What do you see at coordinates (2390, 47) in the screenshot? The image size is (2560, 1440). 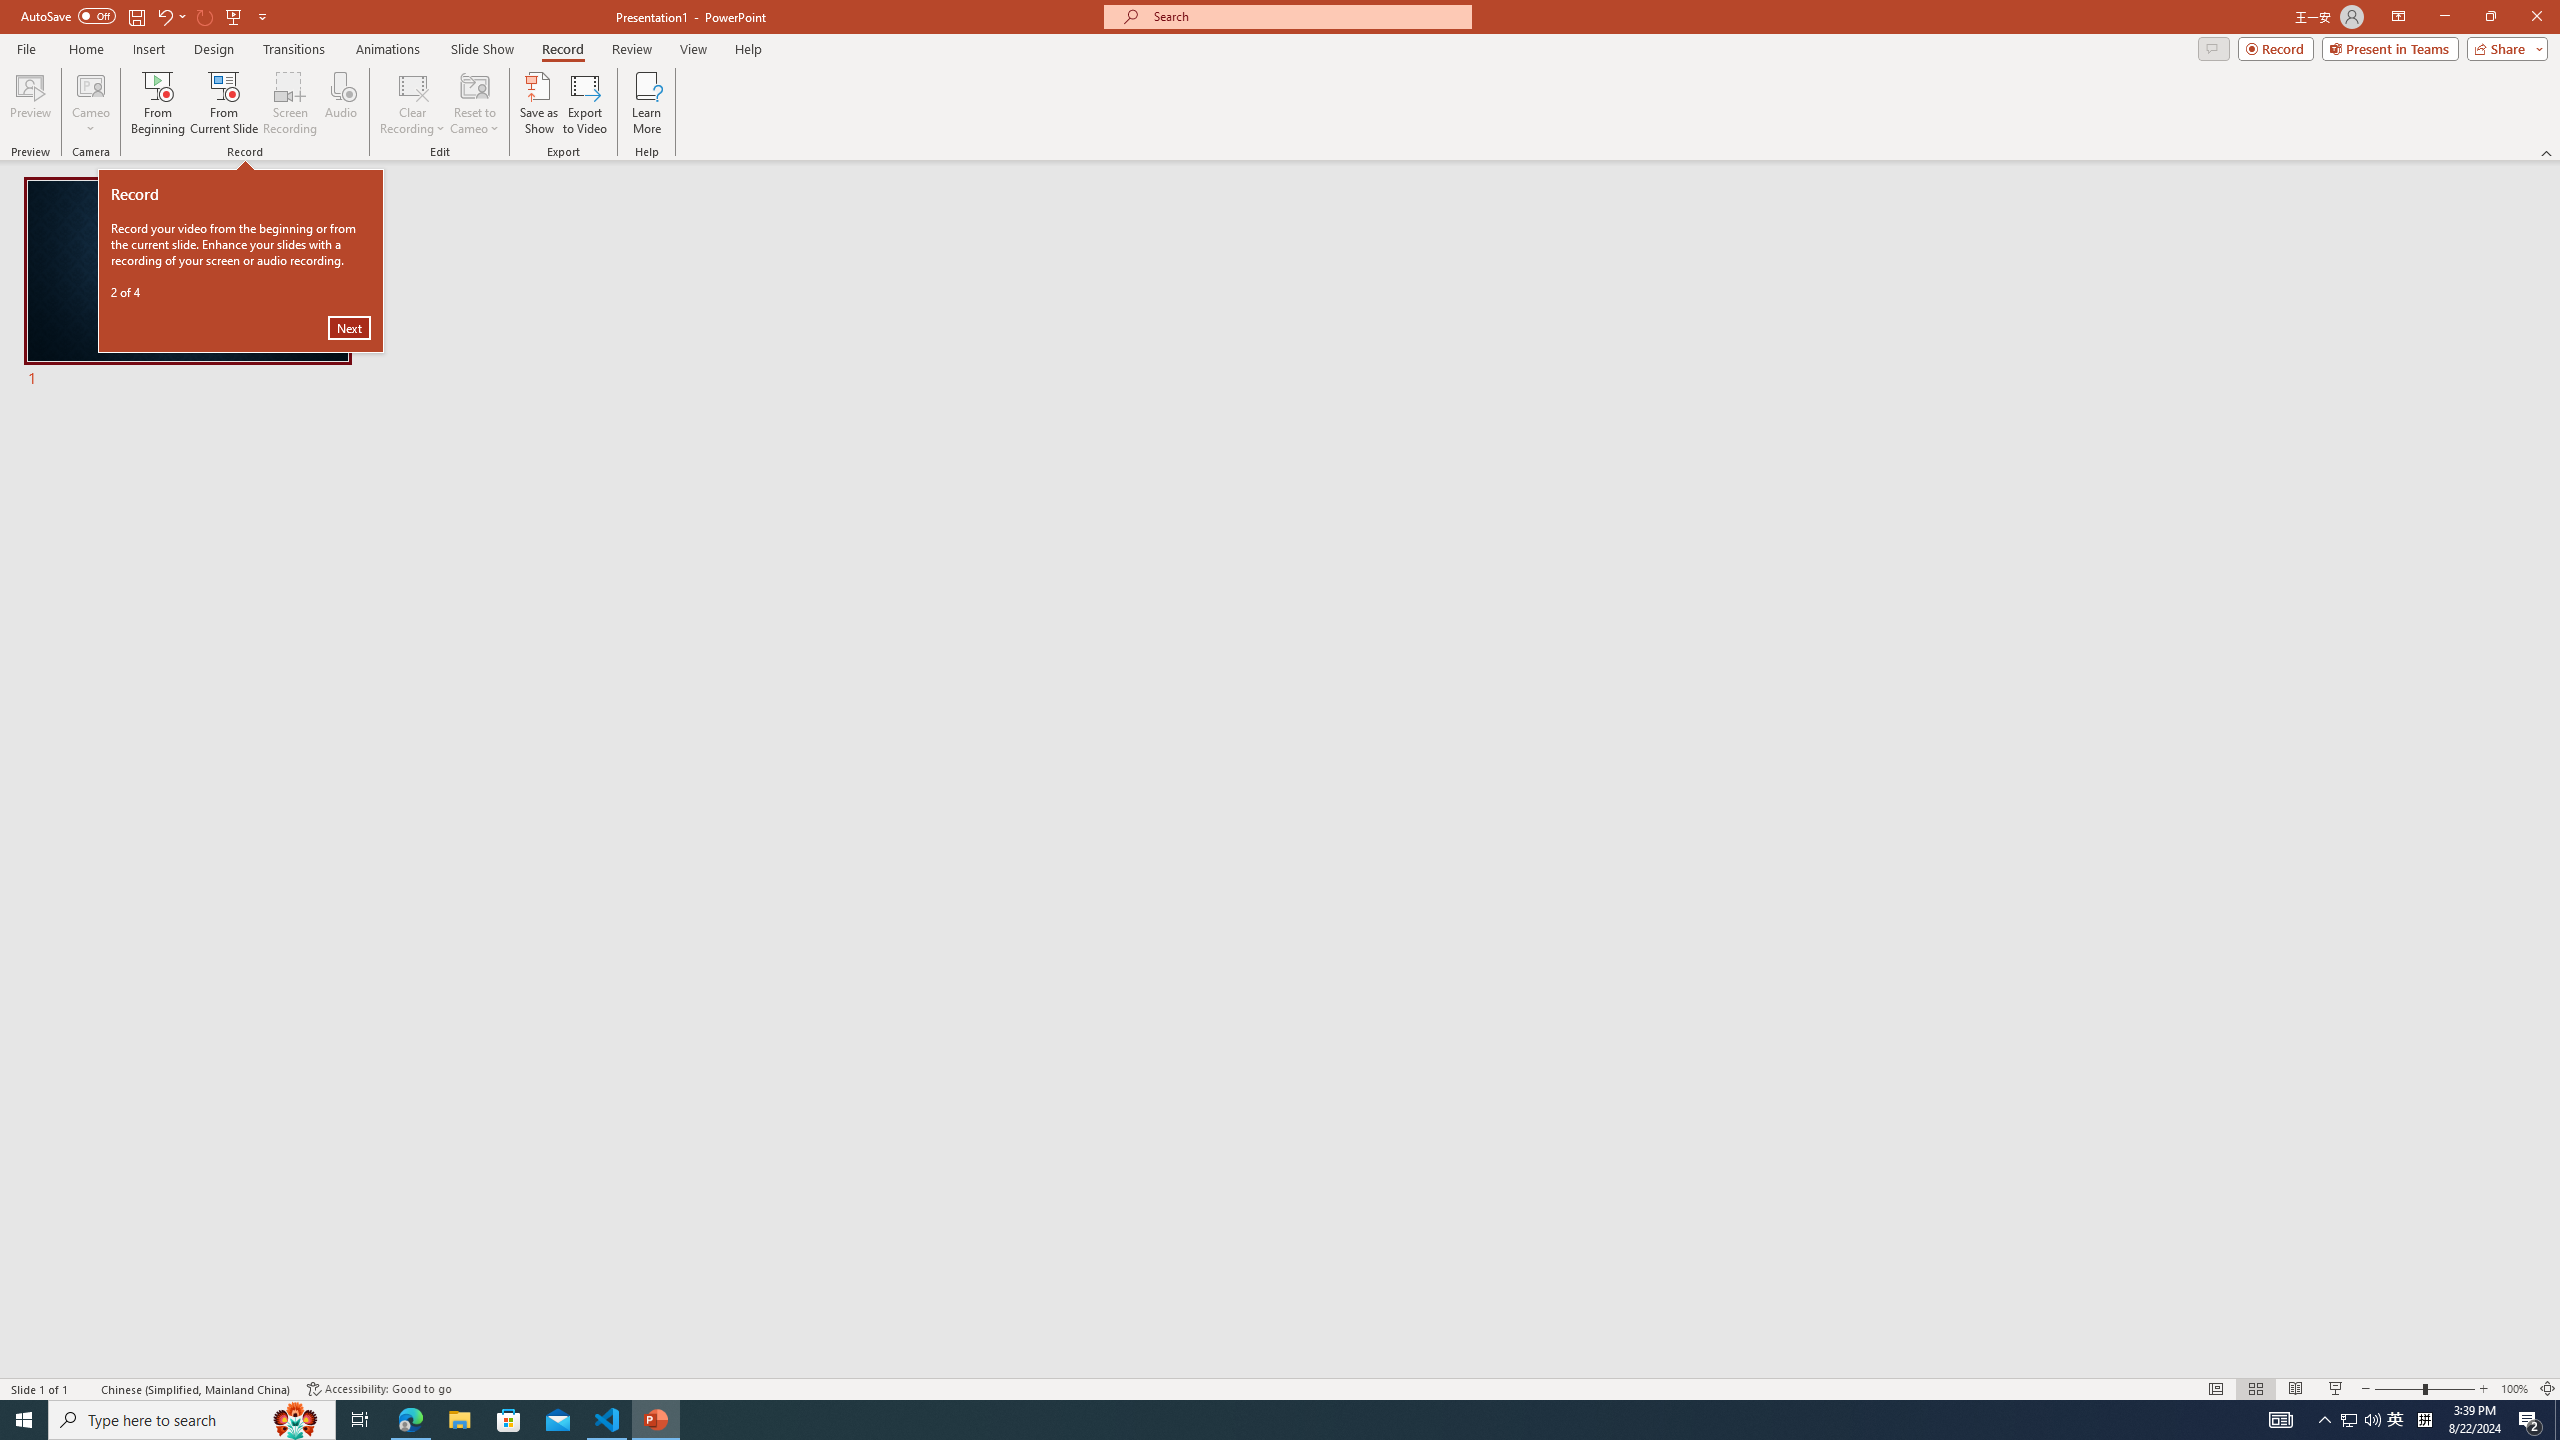 I see `'Present in Teams'` at bounding box center [2390, 47].